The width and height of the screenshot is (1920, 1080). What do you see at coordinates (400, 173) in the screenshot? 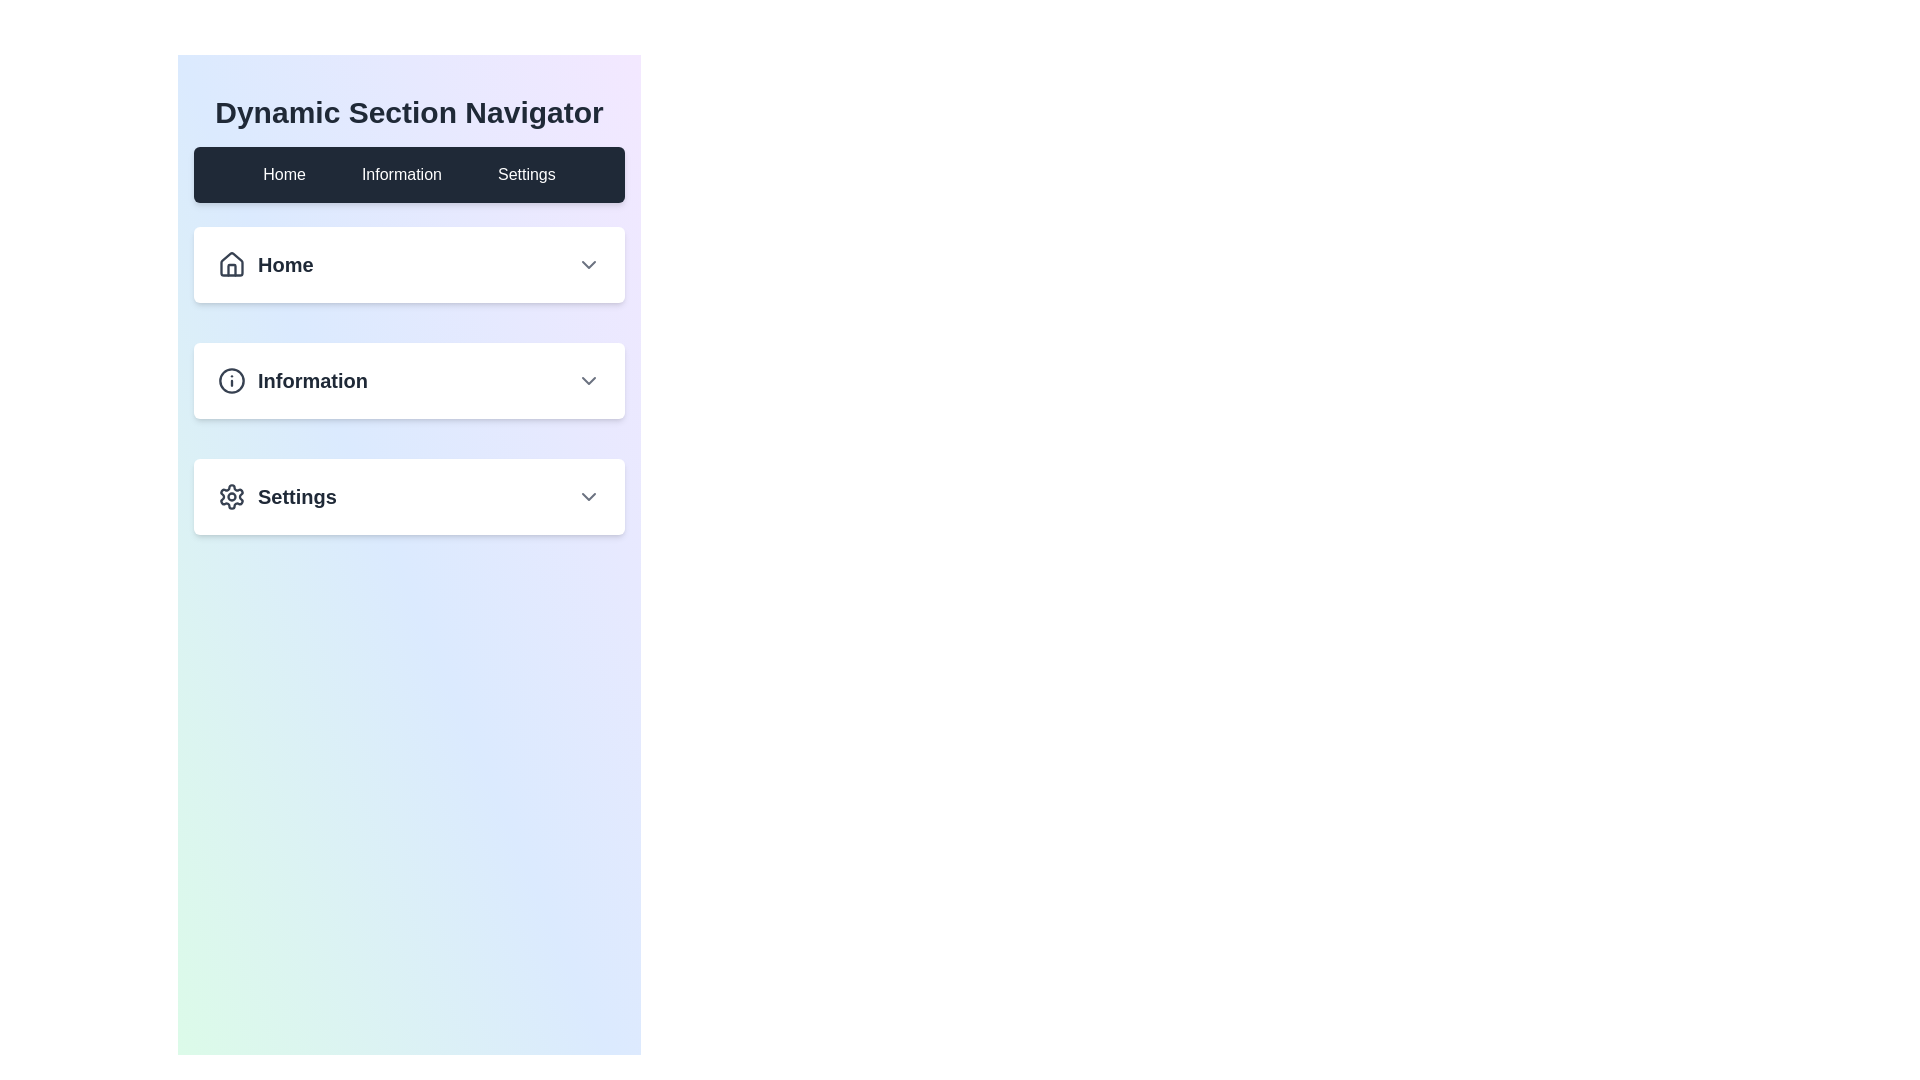
I see `the navigational button located between the 'Home' and 'Settings' buttons` at bounding box center [400, 173].